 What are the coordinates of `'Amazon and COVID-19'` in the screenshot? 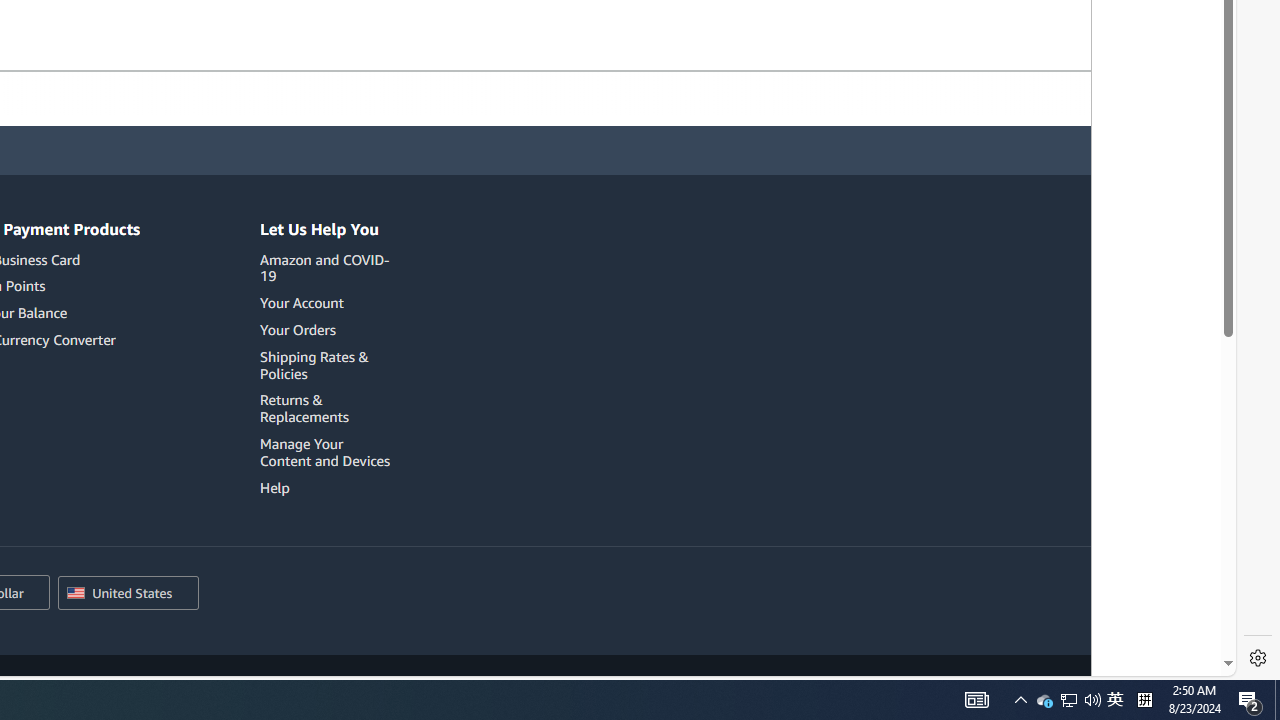 It's located at (325, 266).